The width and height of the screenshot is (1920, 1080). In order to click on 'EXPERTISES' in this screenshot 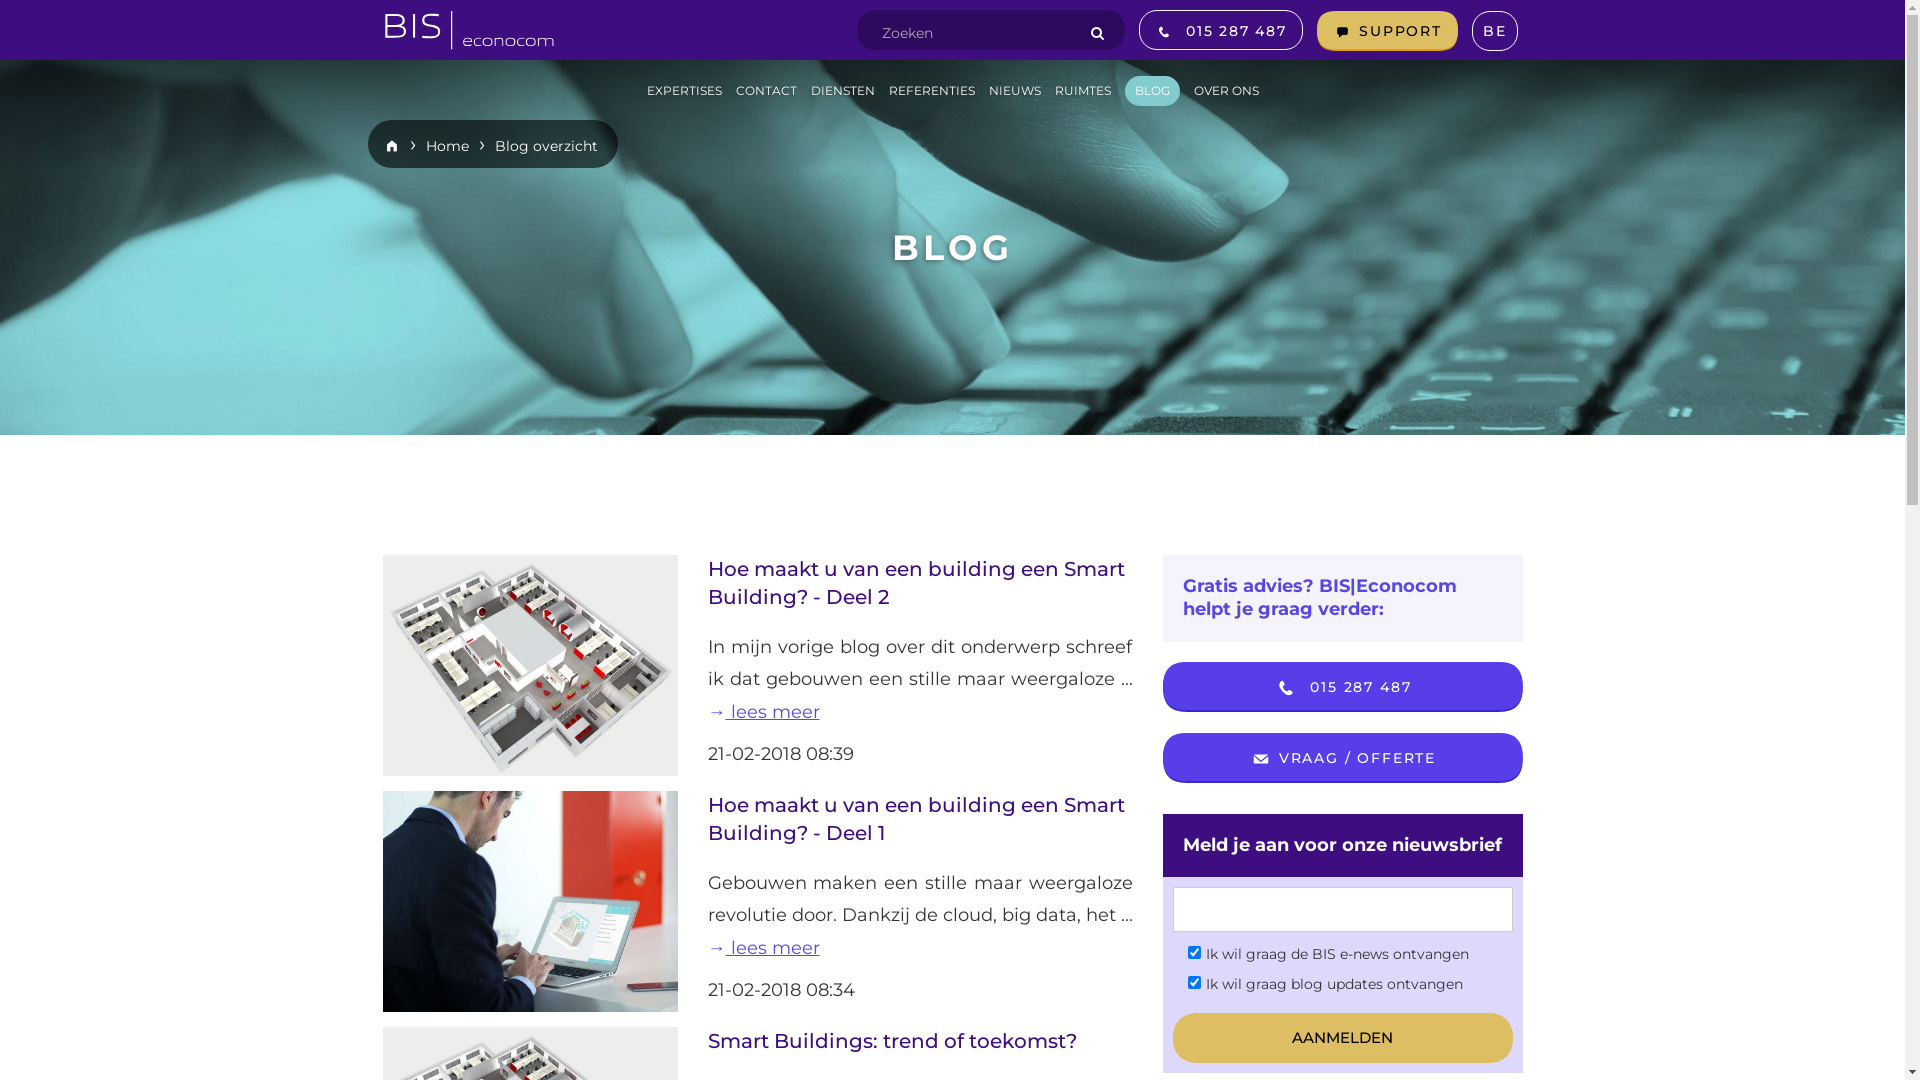, I will do `click(683, 91)`.